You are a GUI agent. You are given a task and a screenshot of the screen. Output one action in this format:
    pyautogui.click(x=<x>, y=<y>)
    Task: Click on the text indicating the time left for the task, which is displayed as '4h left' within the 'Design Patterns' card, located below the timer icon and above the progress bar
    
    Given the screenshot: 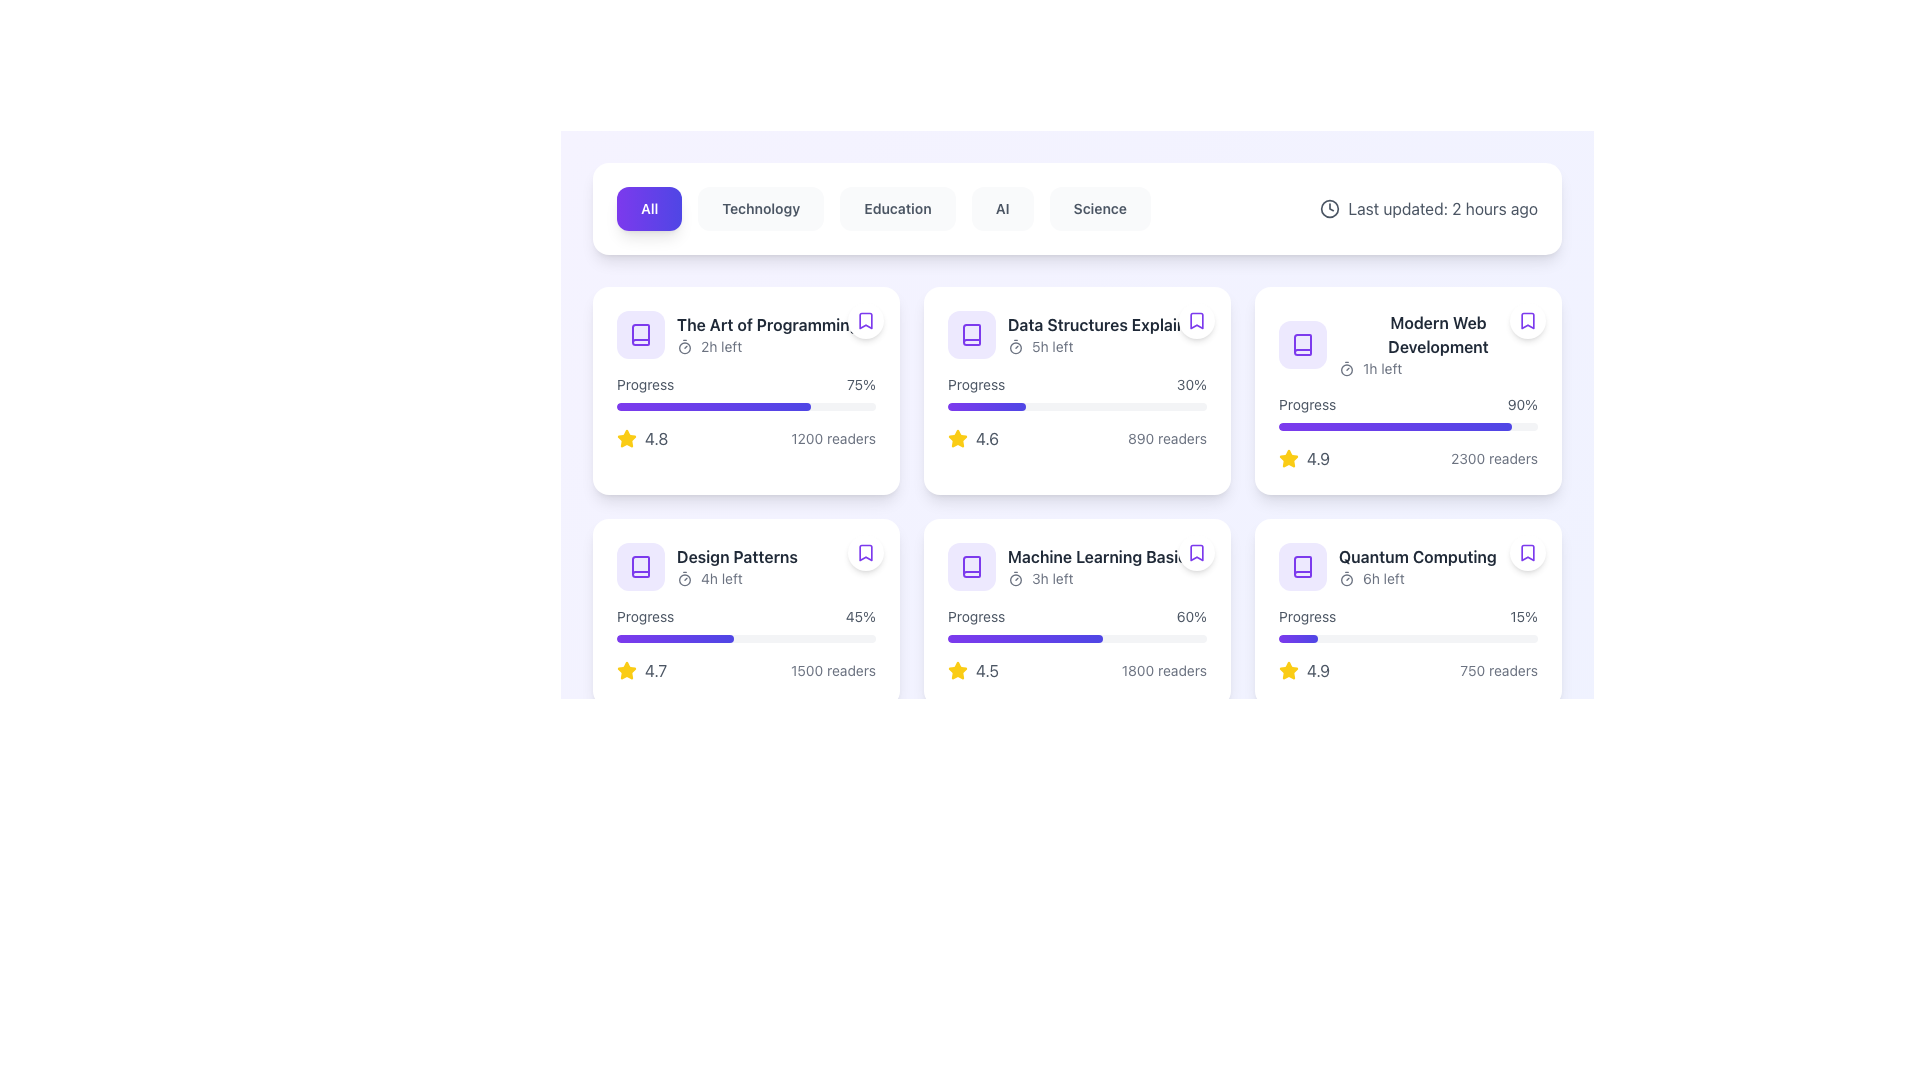 What is the action you would take?
    pyautogui.click(x=736, y=578)
    